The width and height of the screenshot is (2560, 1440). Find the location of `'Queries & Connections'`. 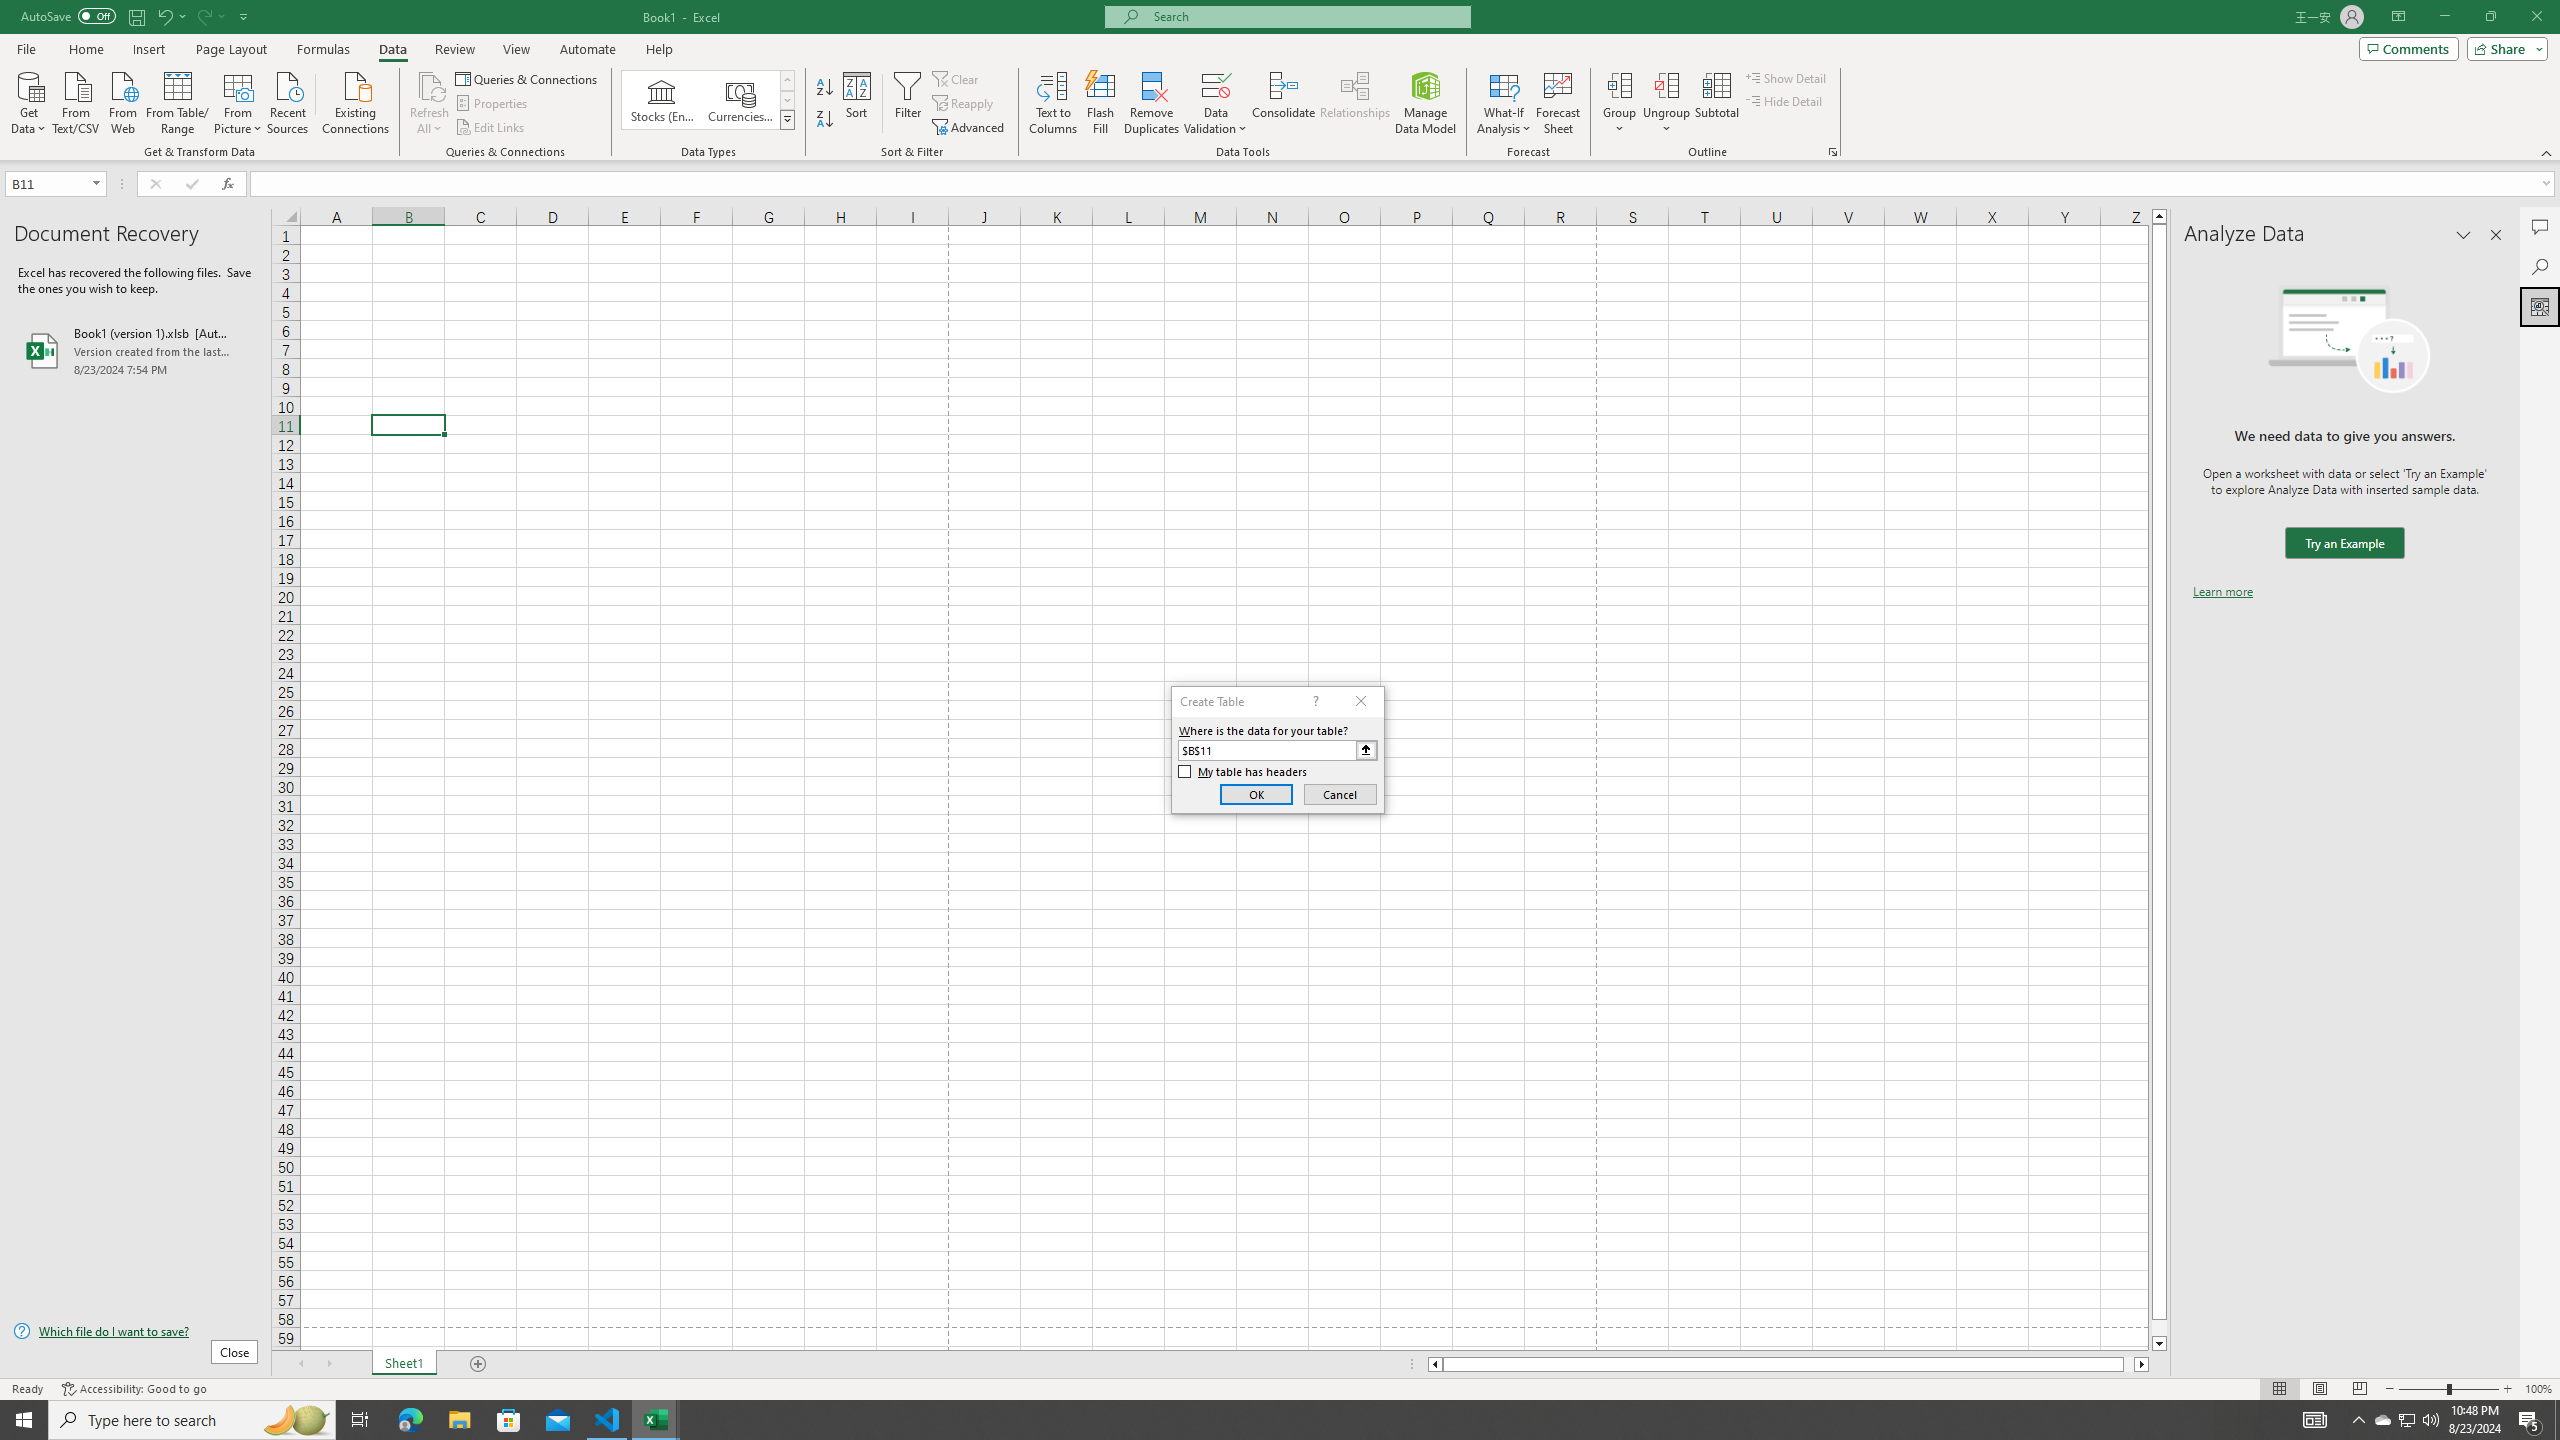

'Queries & Connections' is located at coordinates (527, 78).